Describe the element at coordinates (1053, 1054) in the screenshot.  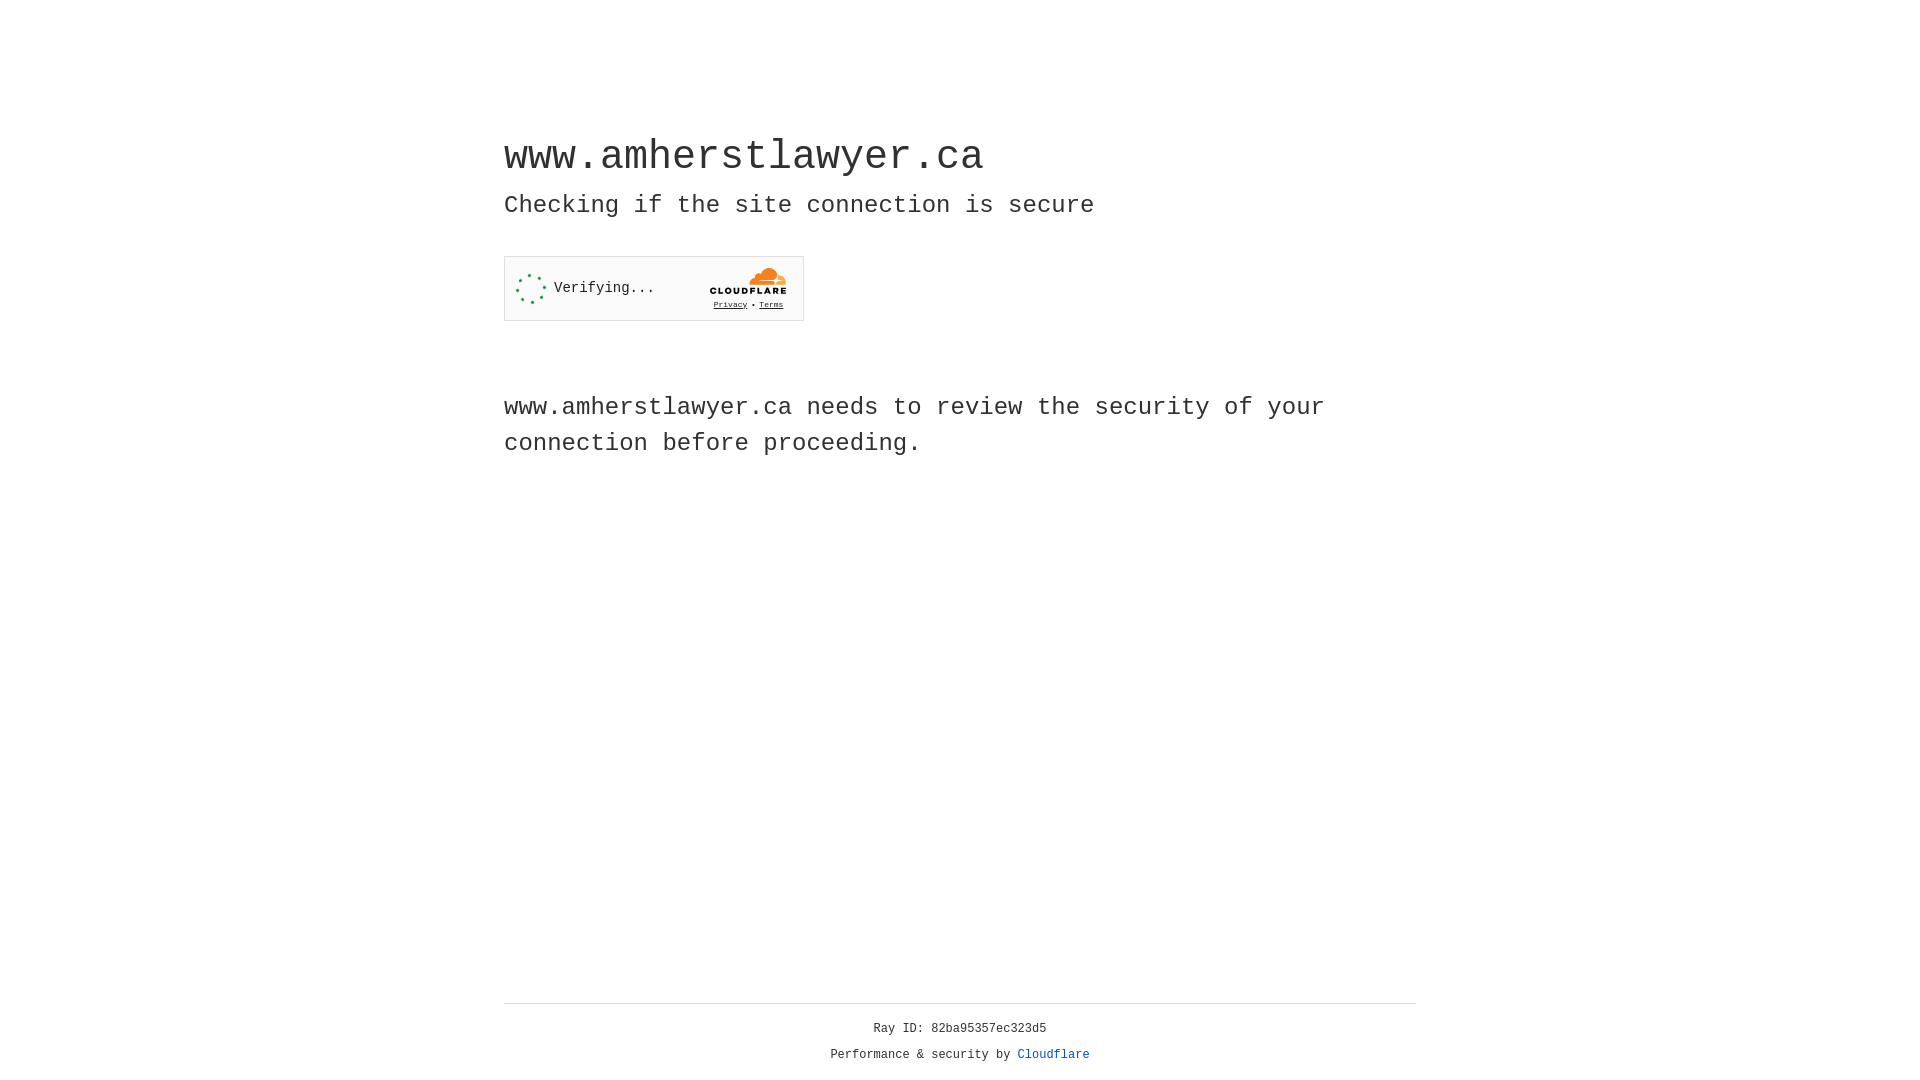
I see `'Cloudflare'` at that location.